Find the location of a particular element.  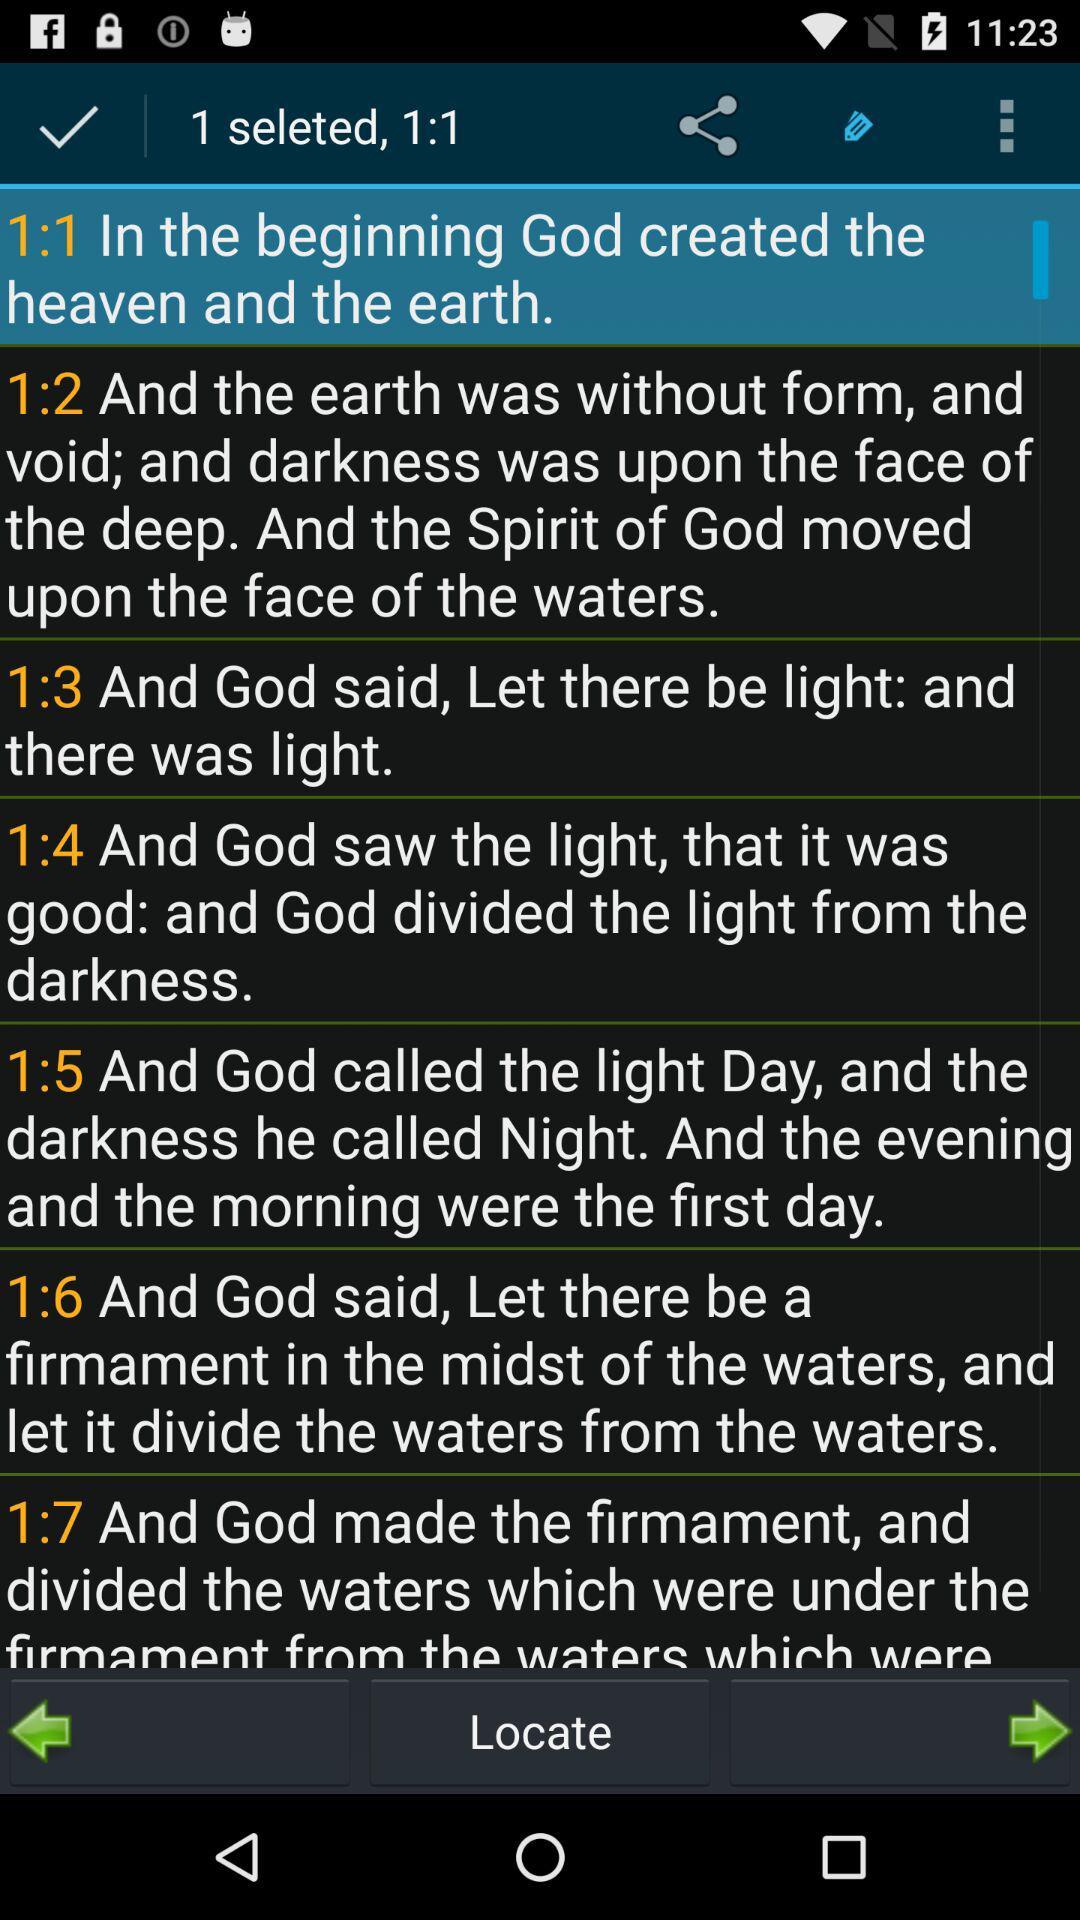

button to the right of locate item is located at coordinates (898, 1730).